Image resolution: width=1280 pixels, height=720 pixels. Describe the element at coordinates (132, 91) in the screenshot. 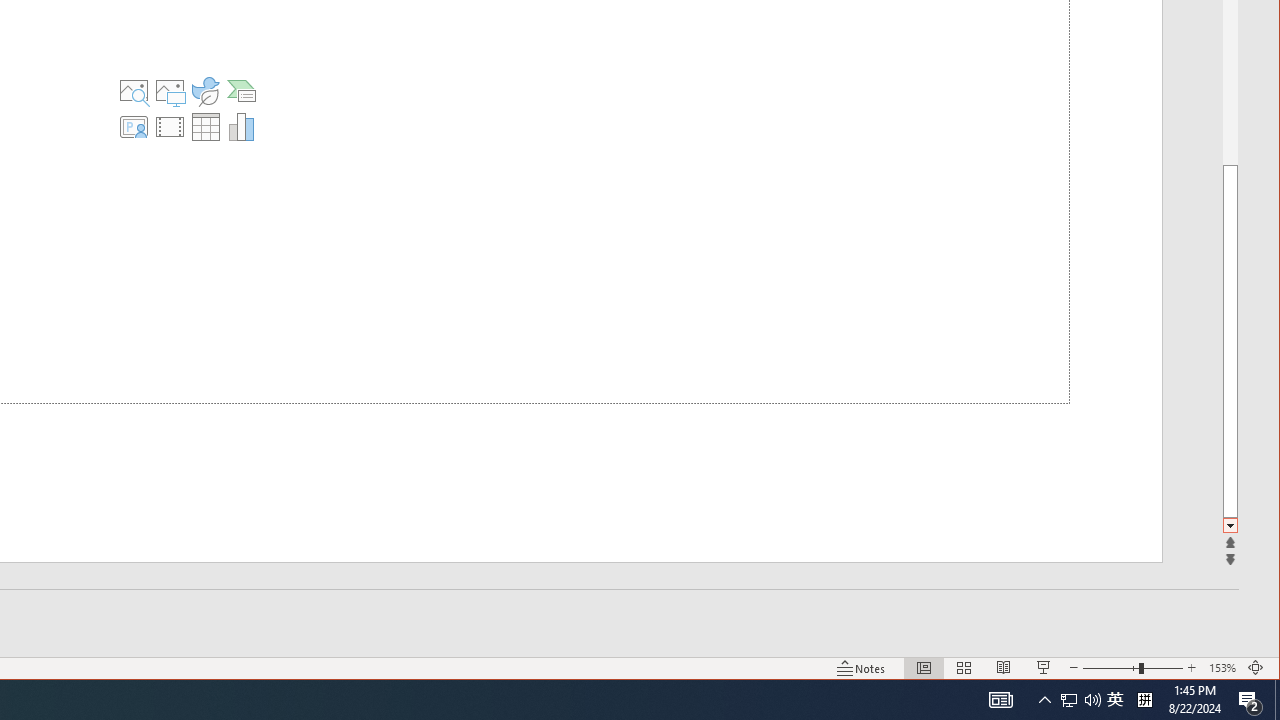

I see `'Stock Images'` at that location.